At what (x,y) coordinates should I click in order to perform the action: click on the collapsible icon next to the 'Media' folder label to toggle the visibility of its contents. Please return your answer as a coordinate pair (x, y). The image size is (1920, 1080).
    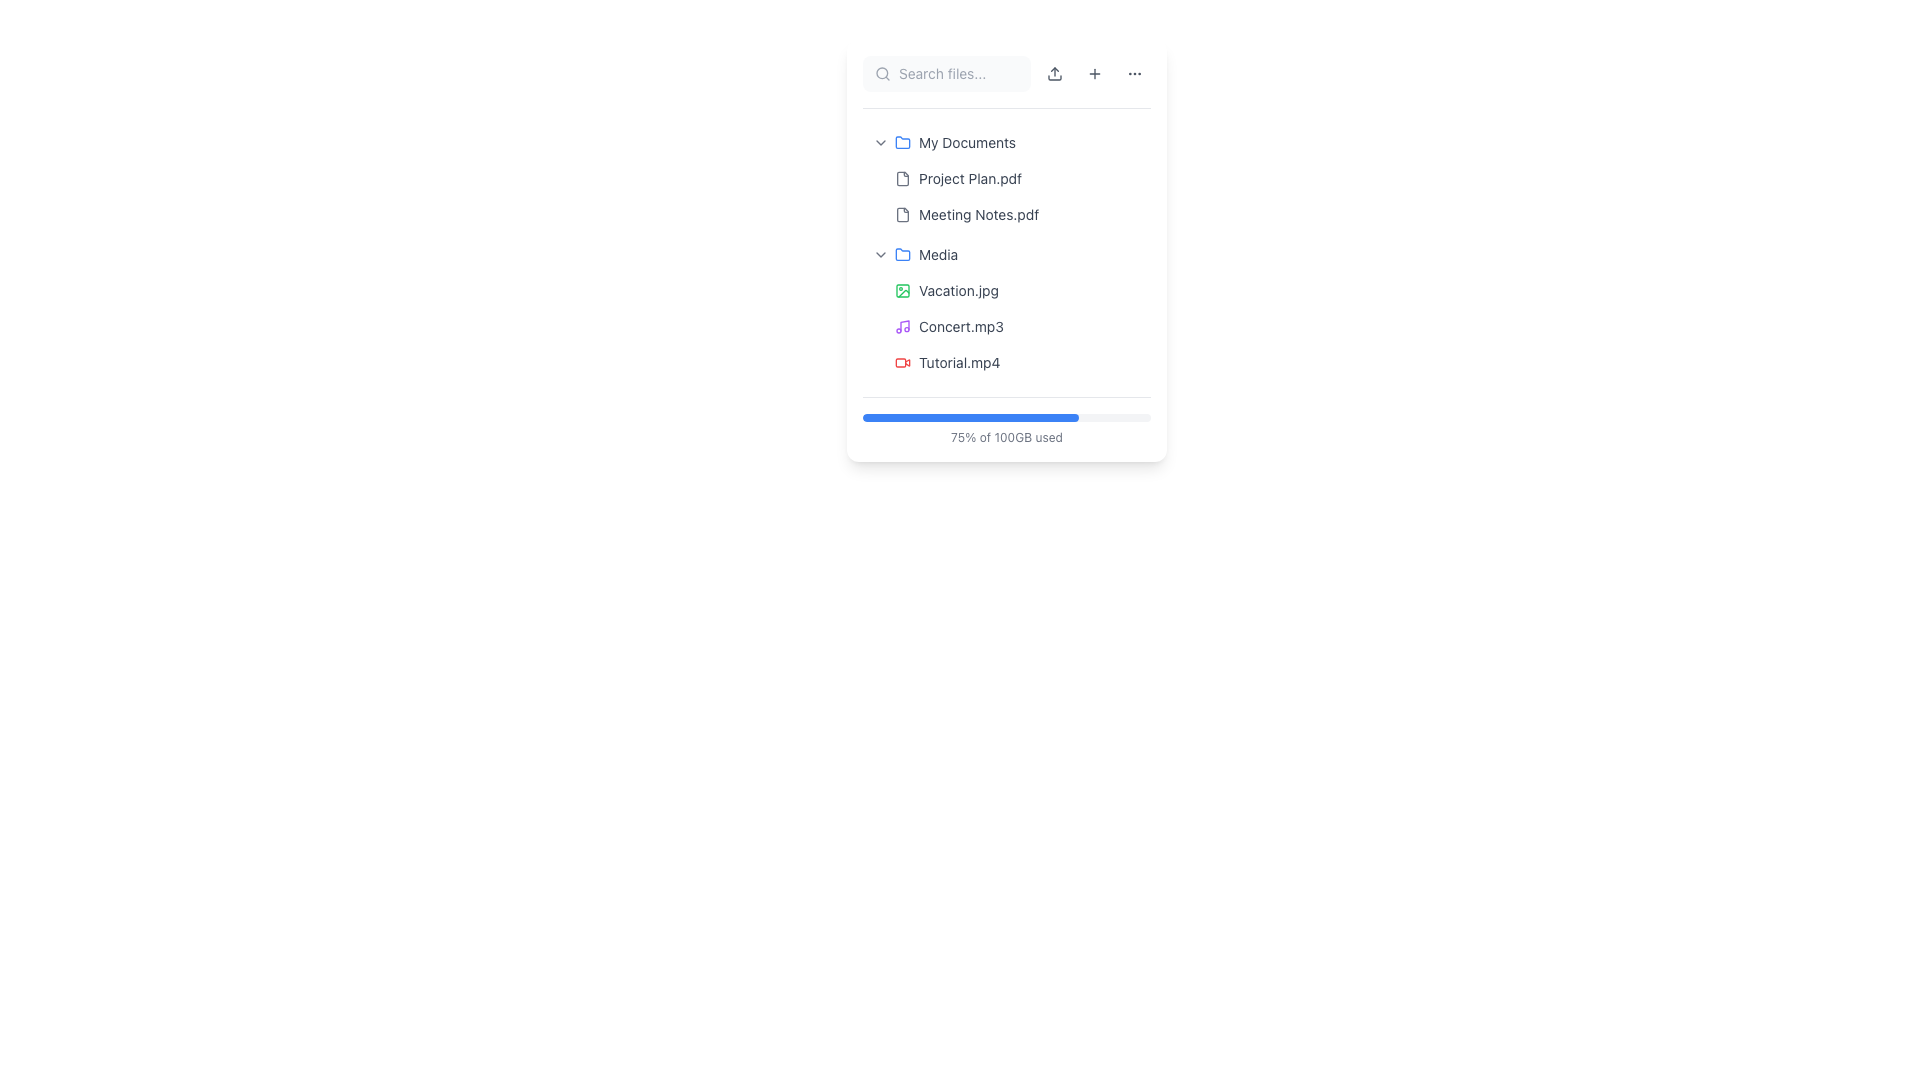
    Looking at the image, I should click on (880, 253).